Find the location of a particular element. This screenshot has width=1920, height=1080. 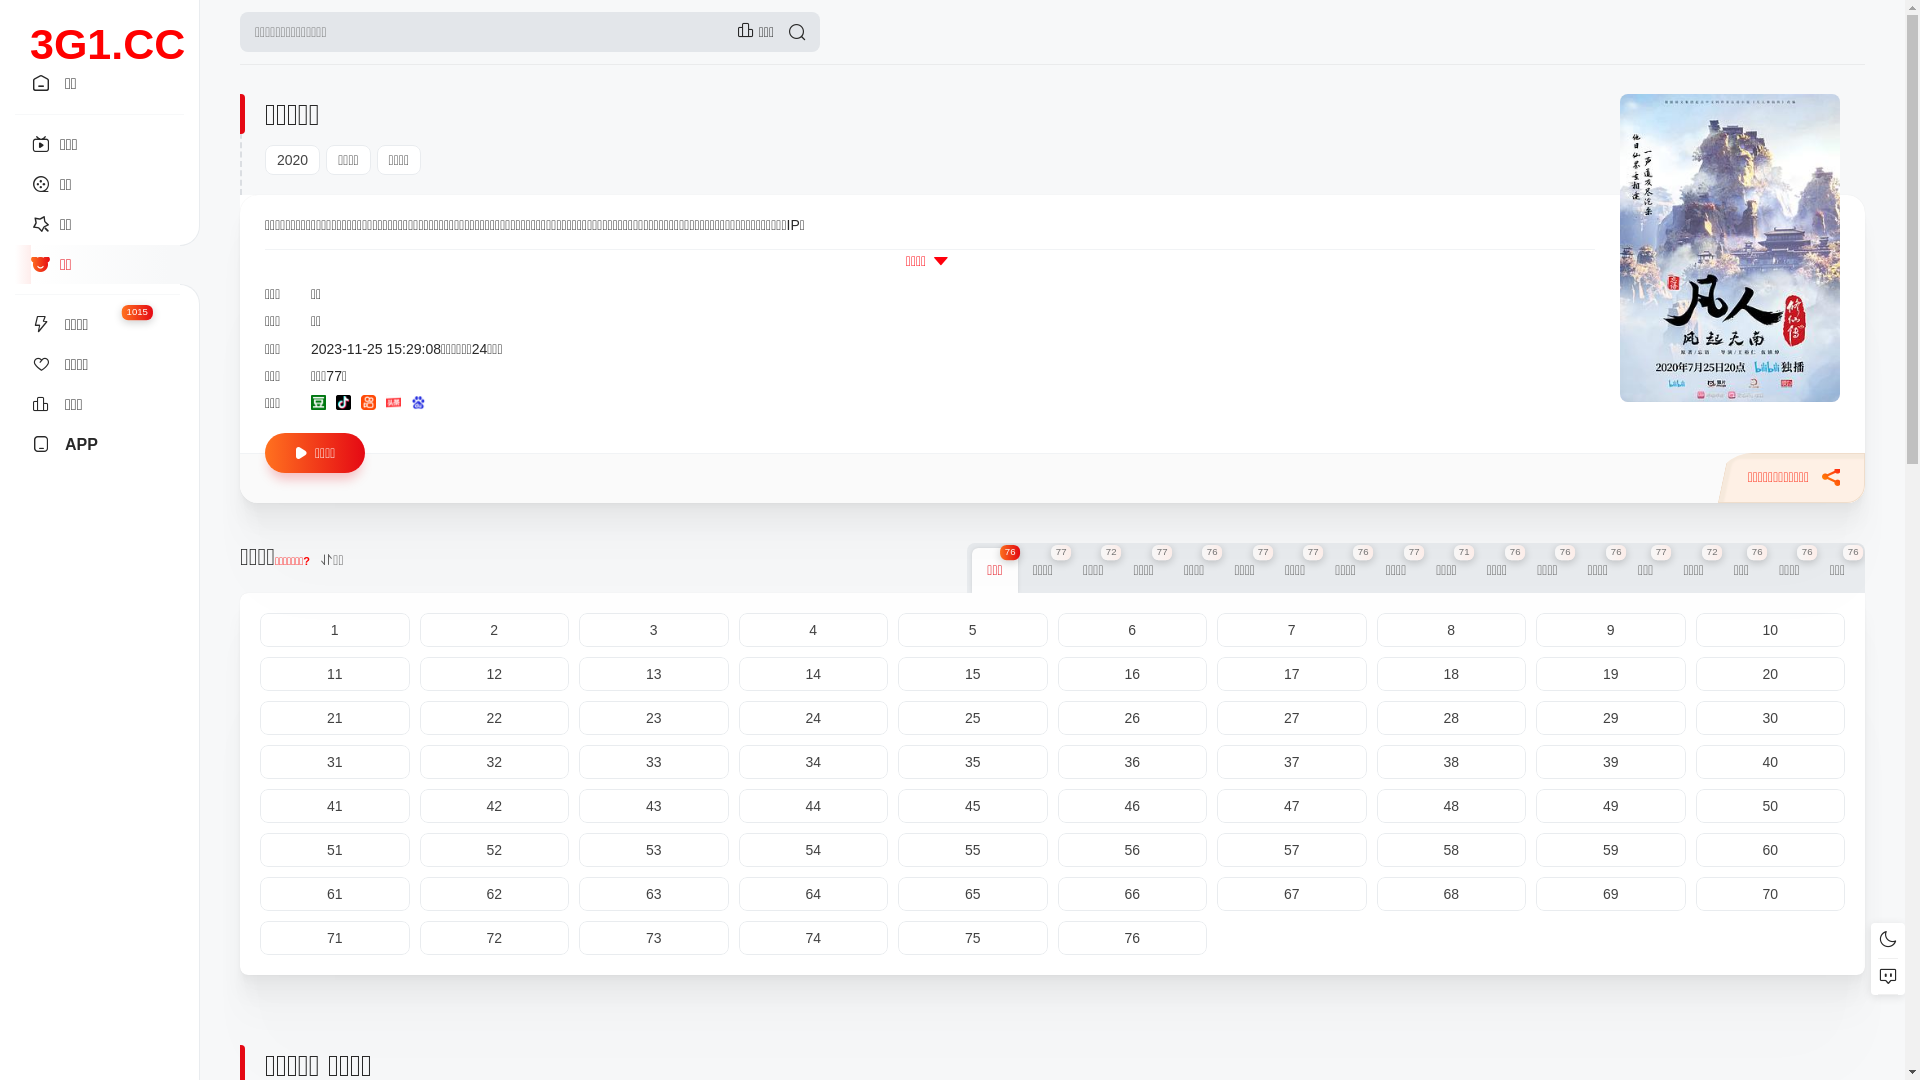

'18' is located at coordinates (1450, 674).